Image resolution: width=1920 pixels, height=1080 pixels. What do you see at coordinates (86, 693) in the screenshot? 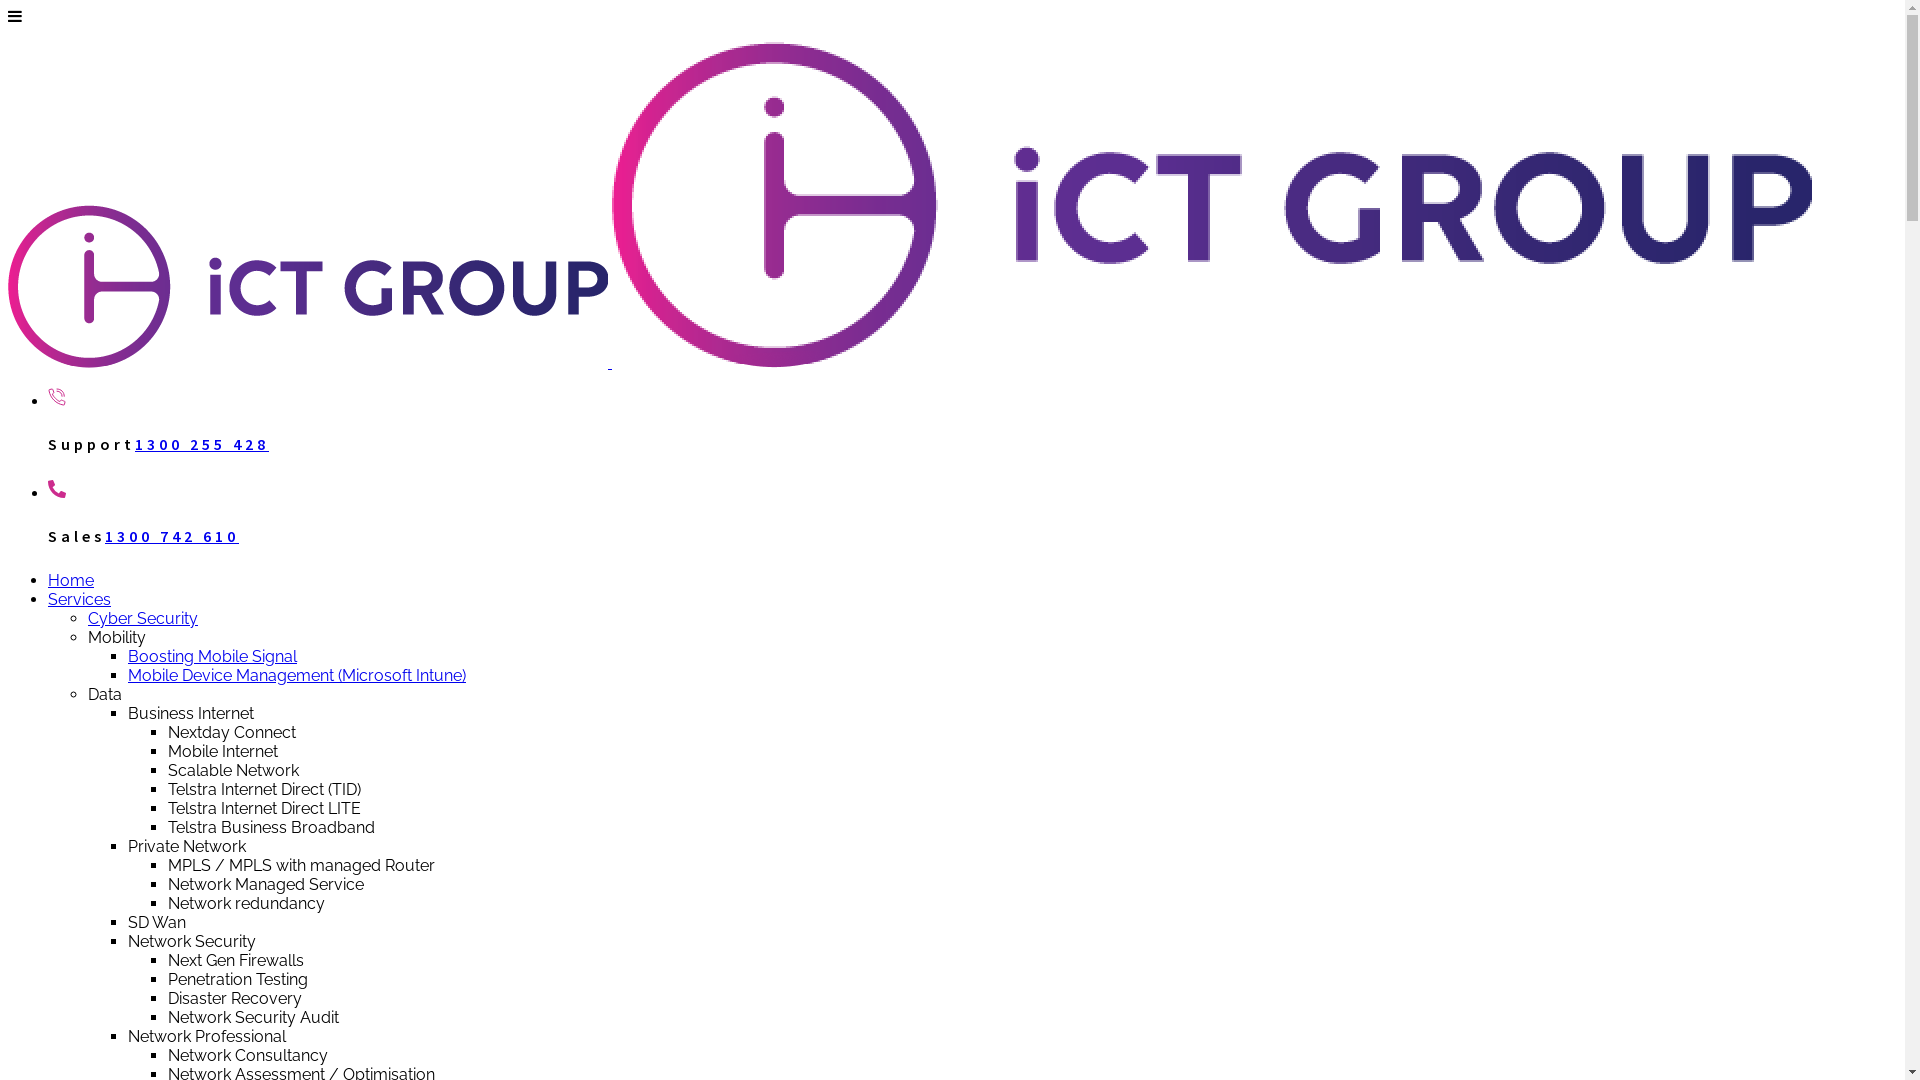
I see `'Data'` at bounding box center [86, 693].